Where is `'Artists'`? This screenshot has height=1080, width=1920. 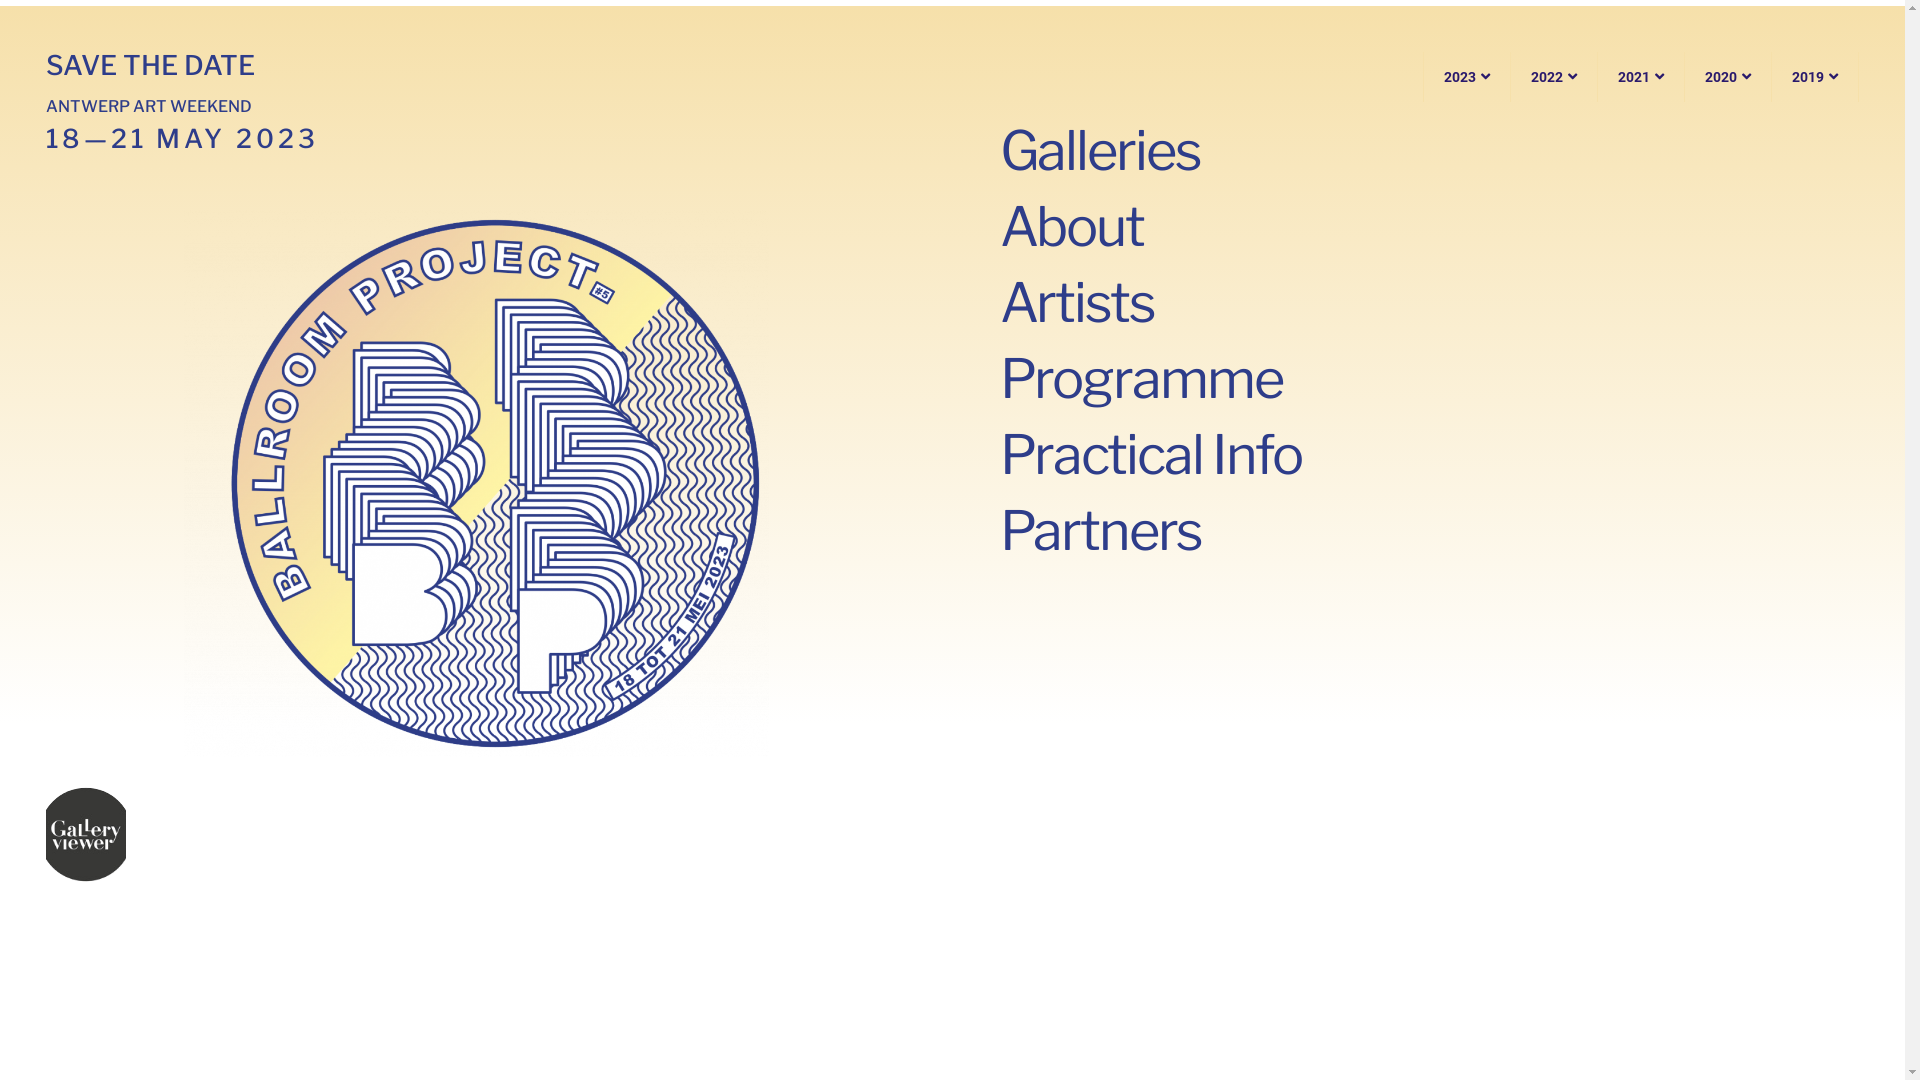
'Artists' is located at coordinates (1075, 303).